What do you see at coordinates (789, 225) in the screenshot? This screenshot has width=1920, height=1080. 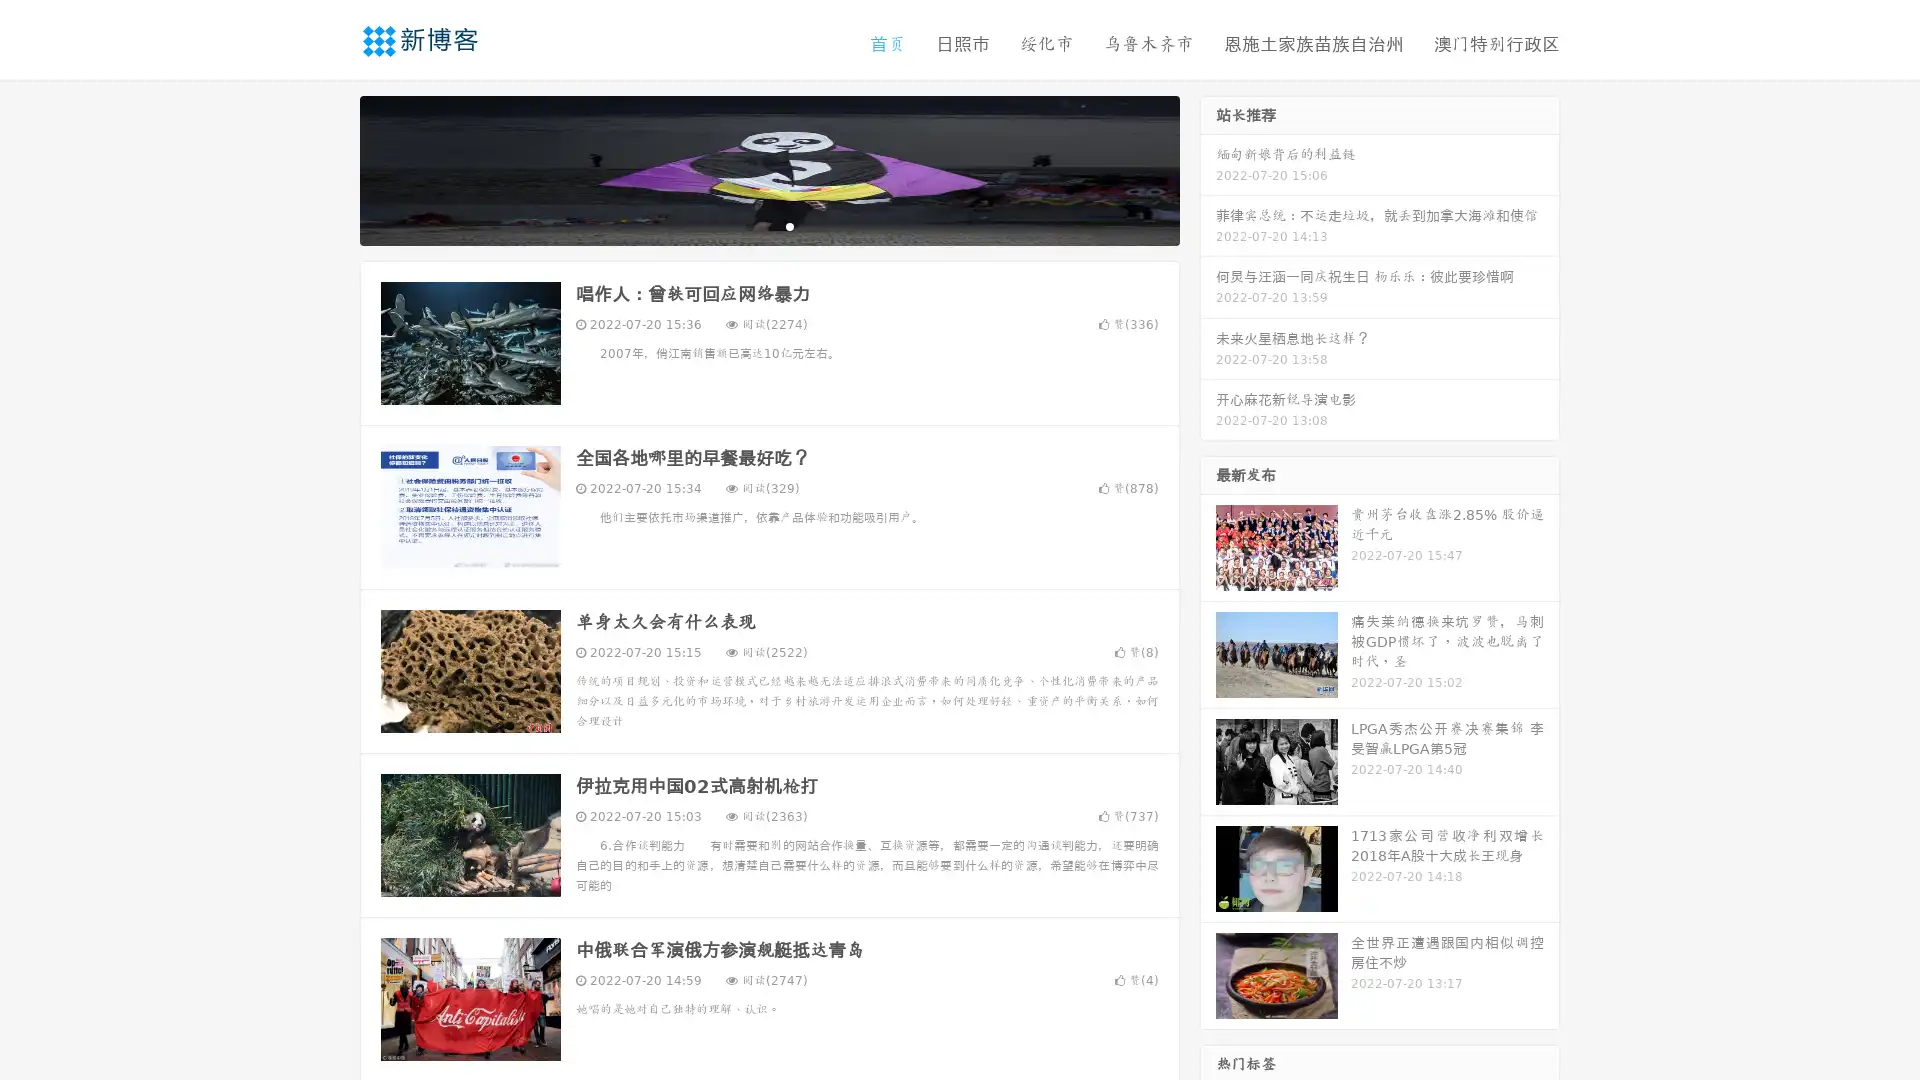 I see `Go to slide 3` at bounding box center [789, 225].